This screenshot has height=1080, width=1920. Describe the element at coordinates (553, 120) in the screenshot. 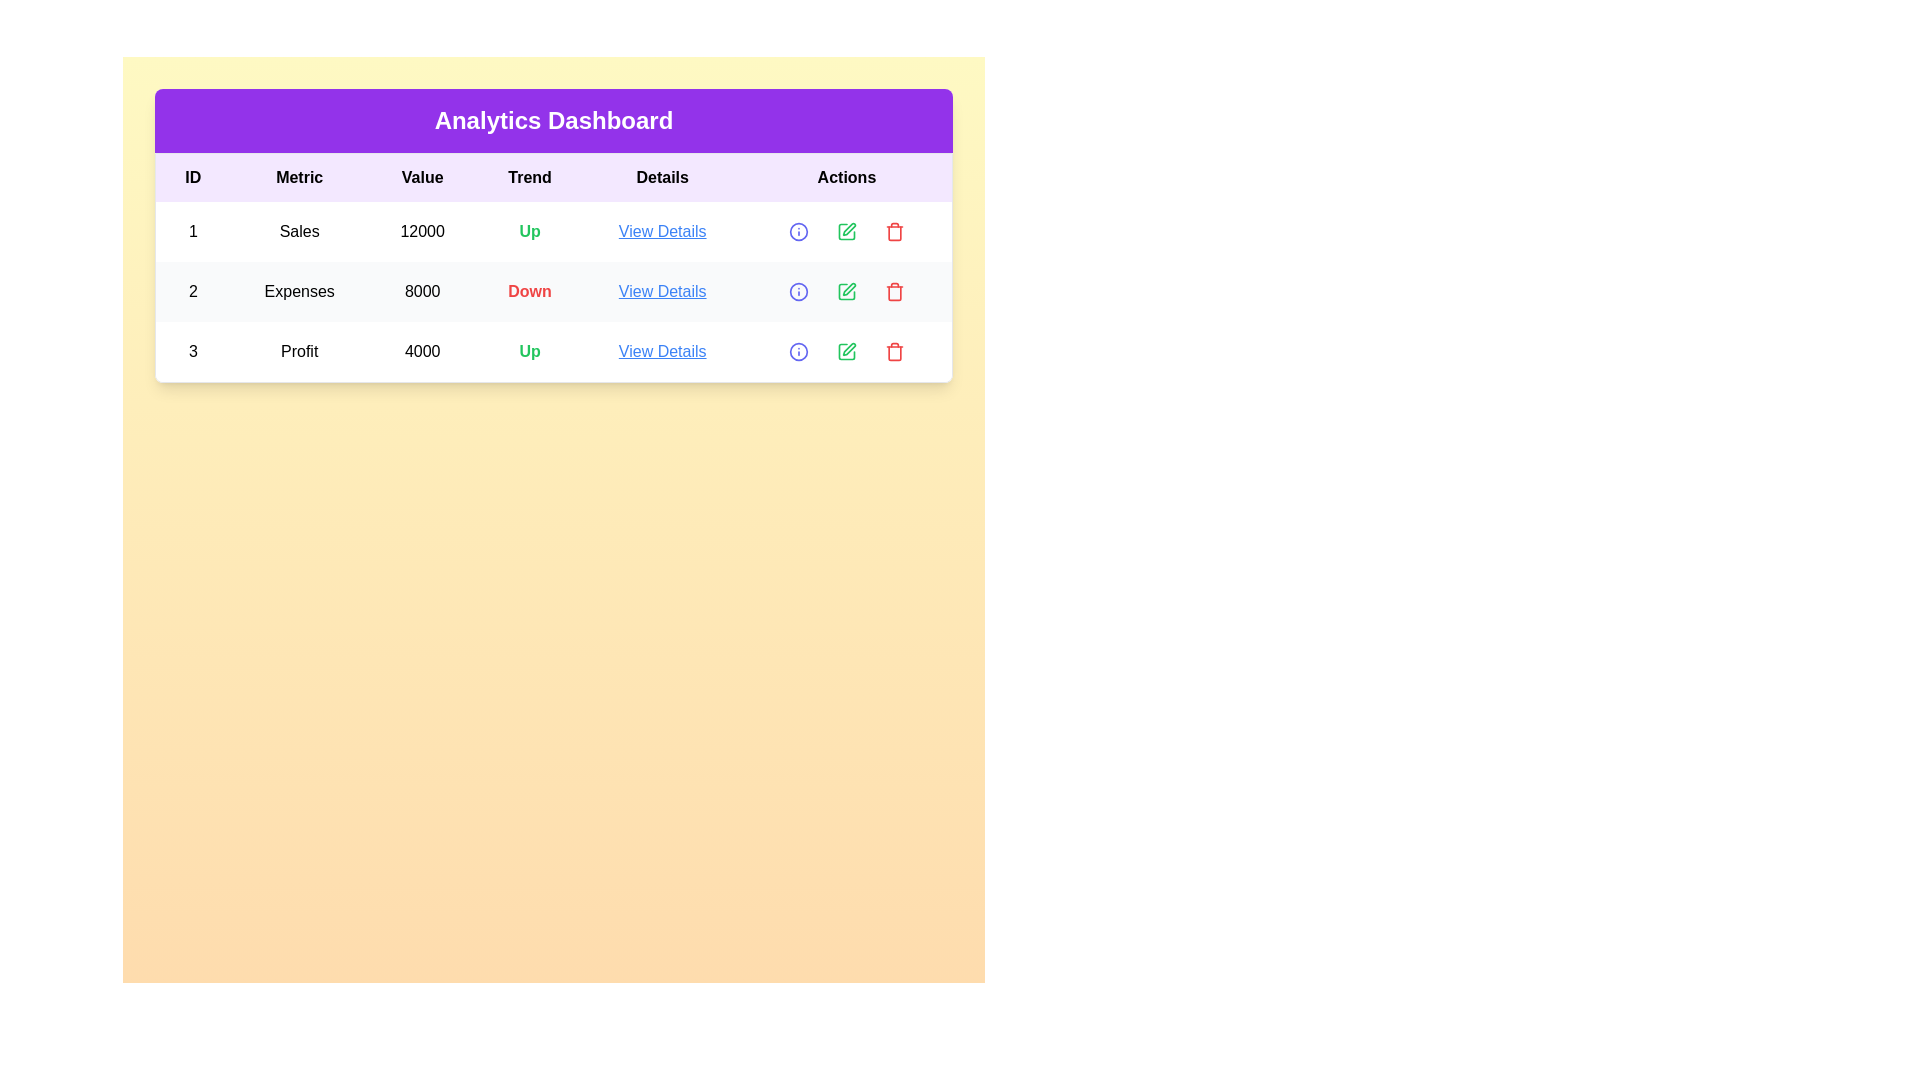

I see `the header element at the top of the dashboard that spans the entire width of the card` at that location.